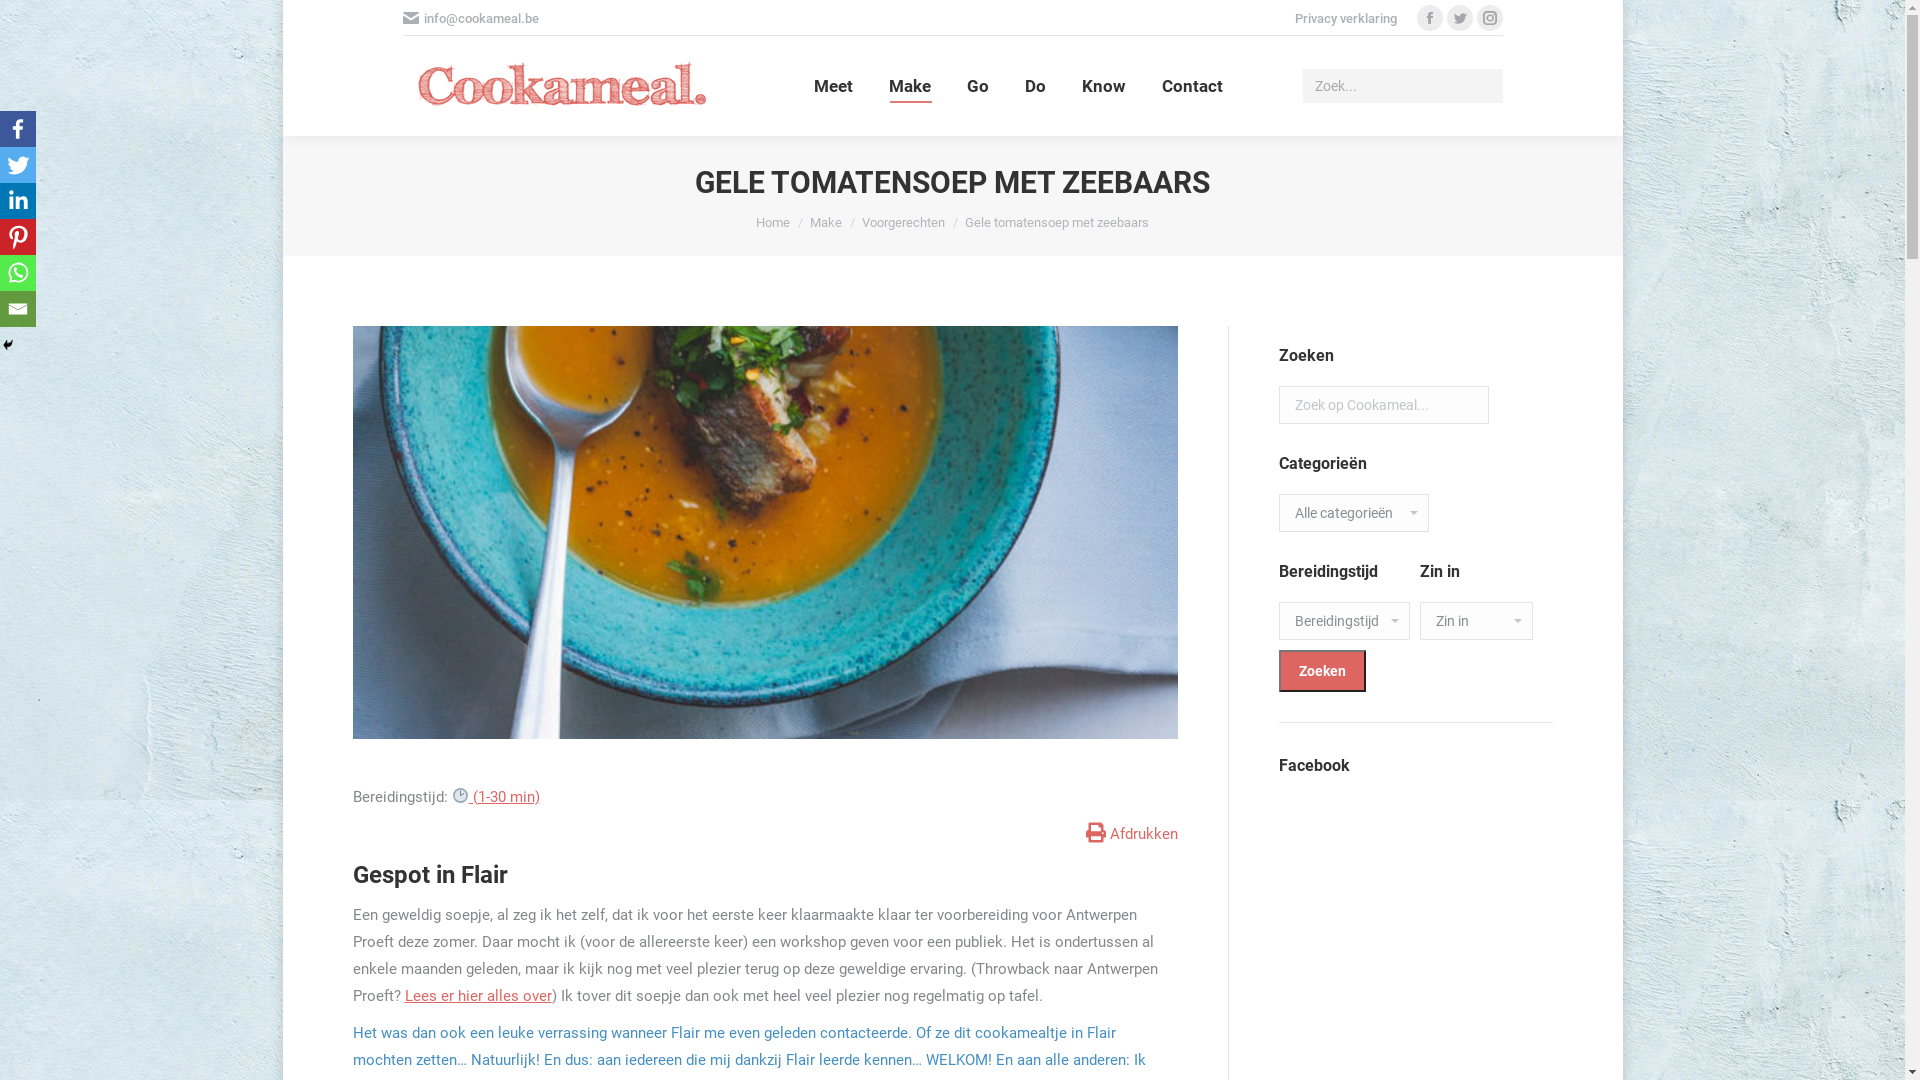 The height and width of the screenshot is (1080, 1920). I want to click on 'Pinterest', so click(18, 235).